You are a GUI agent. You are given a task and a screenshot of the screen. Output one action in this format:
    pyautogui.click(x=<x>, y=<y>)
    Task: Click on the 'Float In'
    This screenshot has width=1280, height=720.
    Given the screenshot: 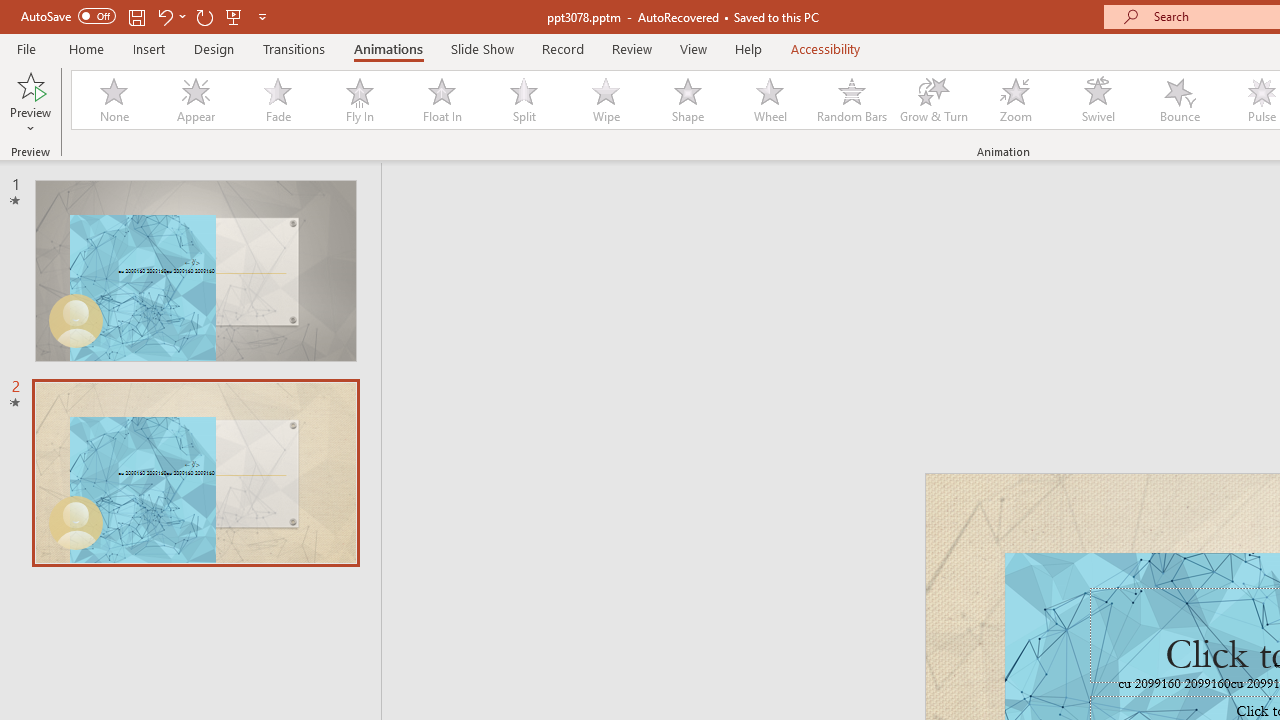 What is the action you would take?
    pyautogui.click(x=440, y=100)
    